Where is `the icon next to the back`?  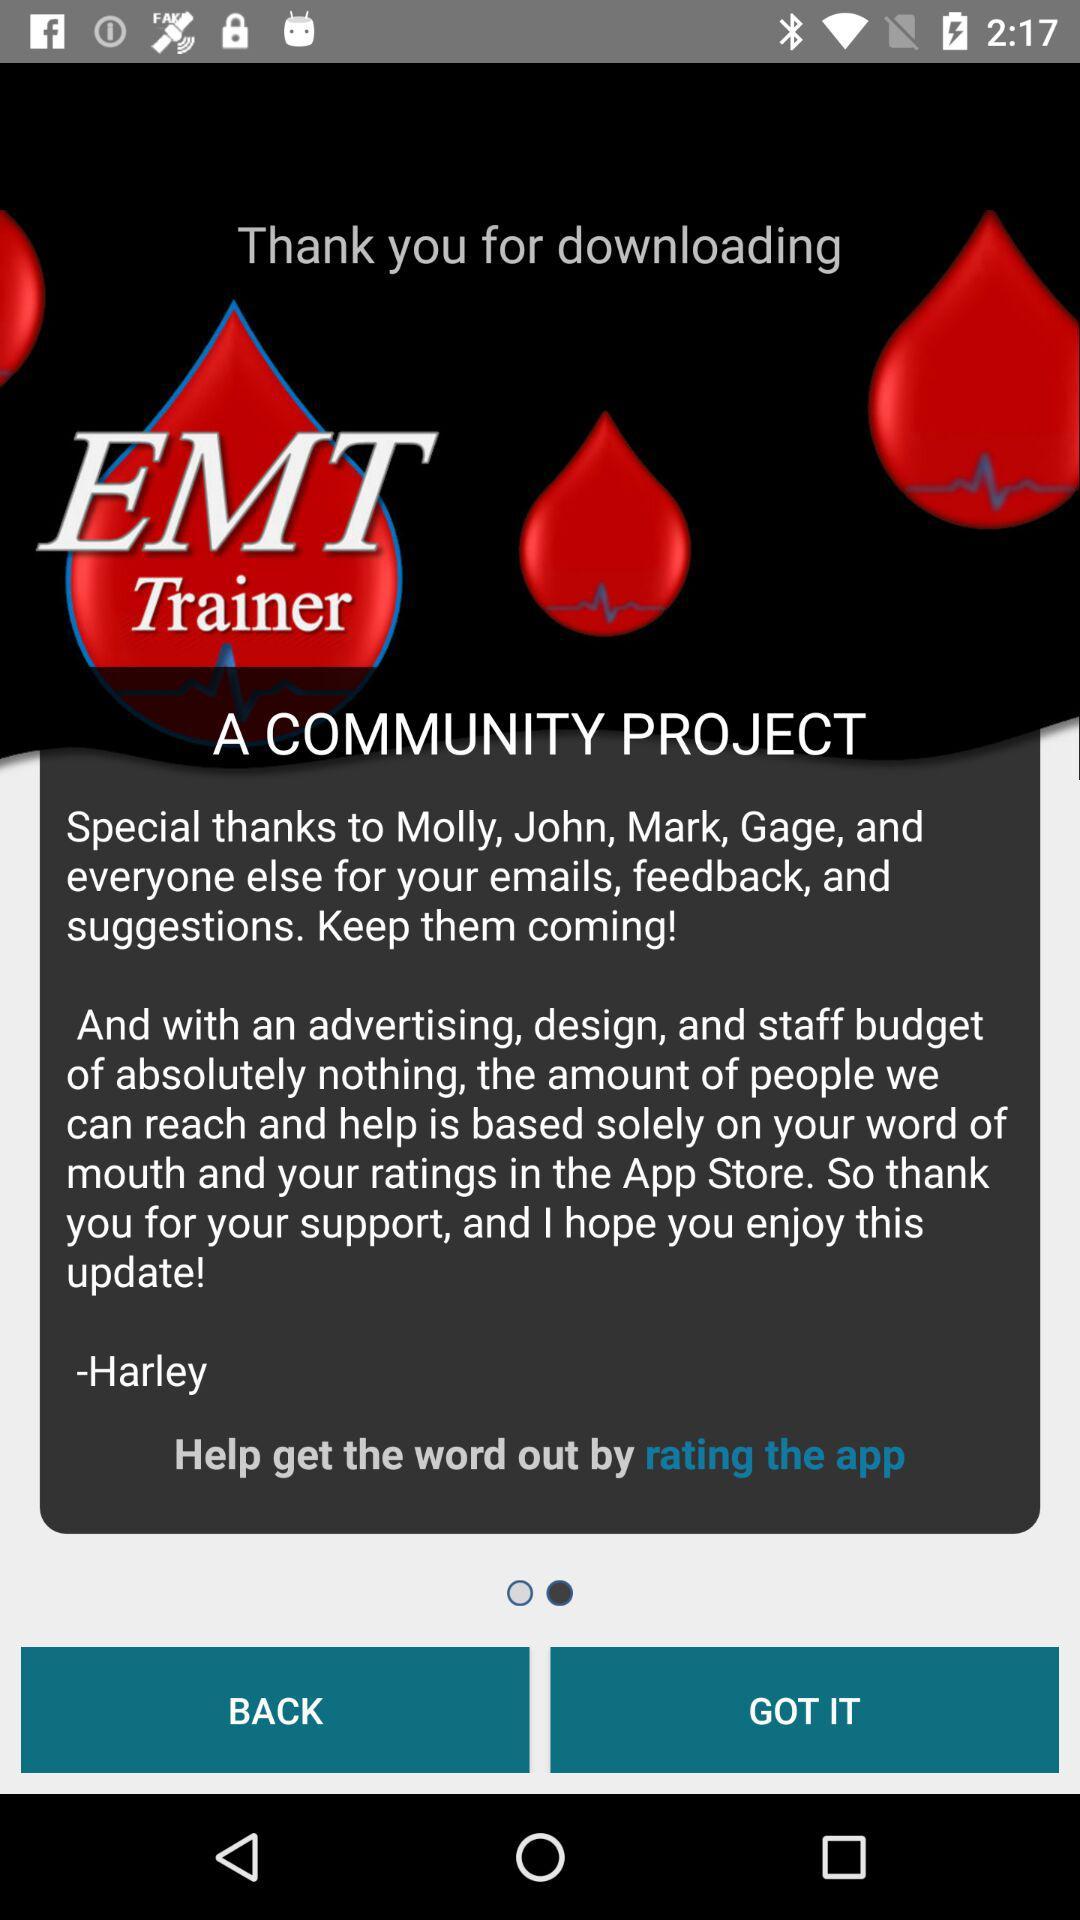 the icon next to the back is located at coordinates (803, 1708).